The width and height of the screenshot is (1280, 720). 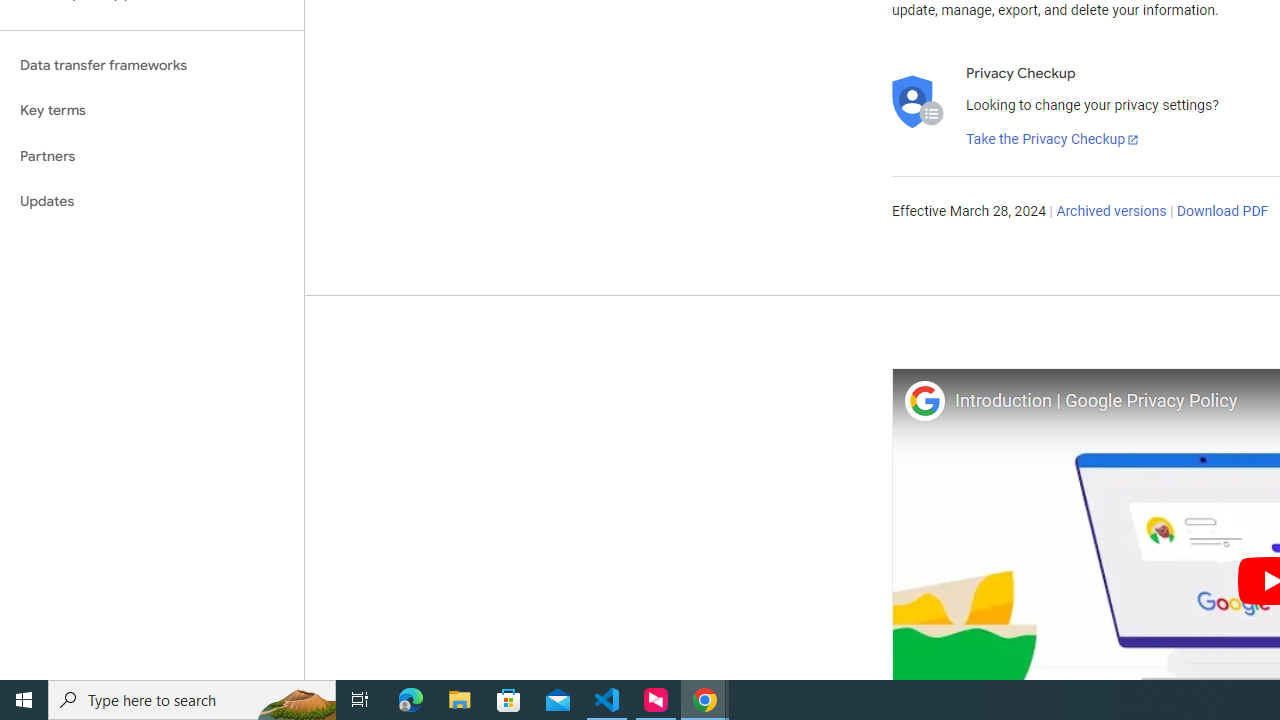 What do you see at coordinates (151, 64) in the screenshot?
I see `'Data transfer frameworks'` at bounding box center [151, 64].